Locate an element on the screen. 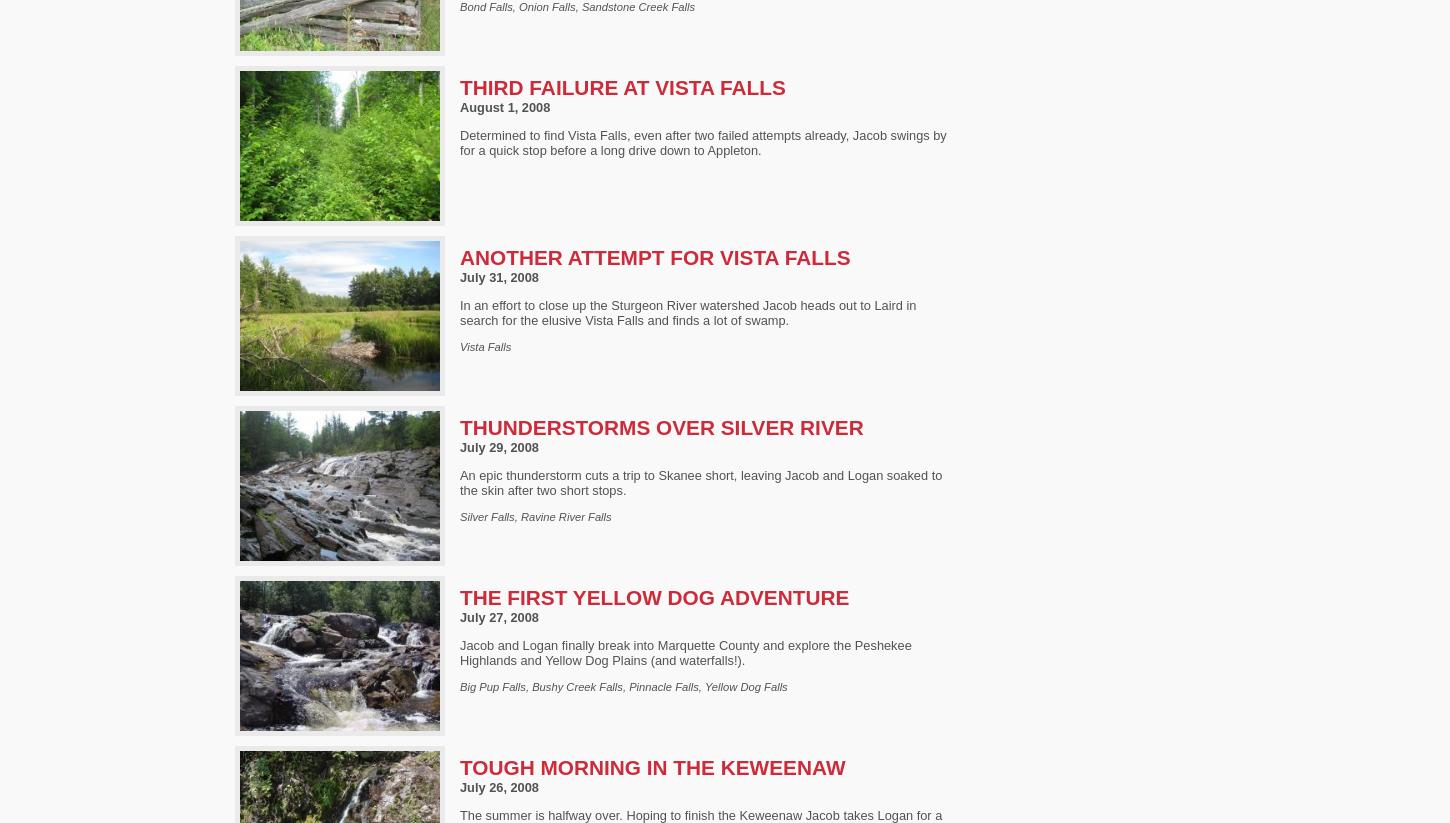 This screenshot has width=1450, height=823. 'July 31, 2008' is located at coordinates (498, 277).